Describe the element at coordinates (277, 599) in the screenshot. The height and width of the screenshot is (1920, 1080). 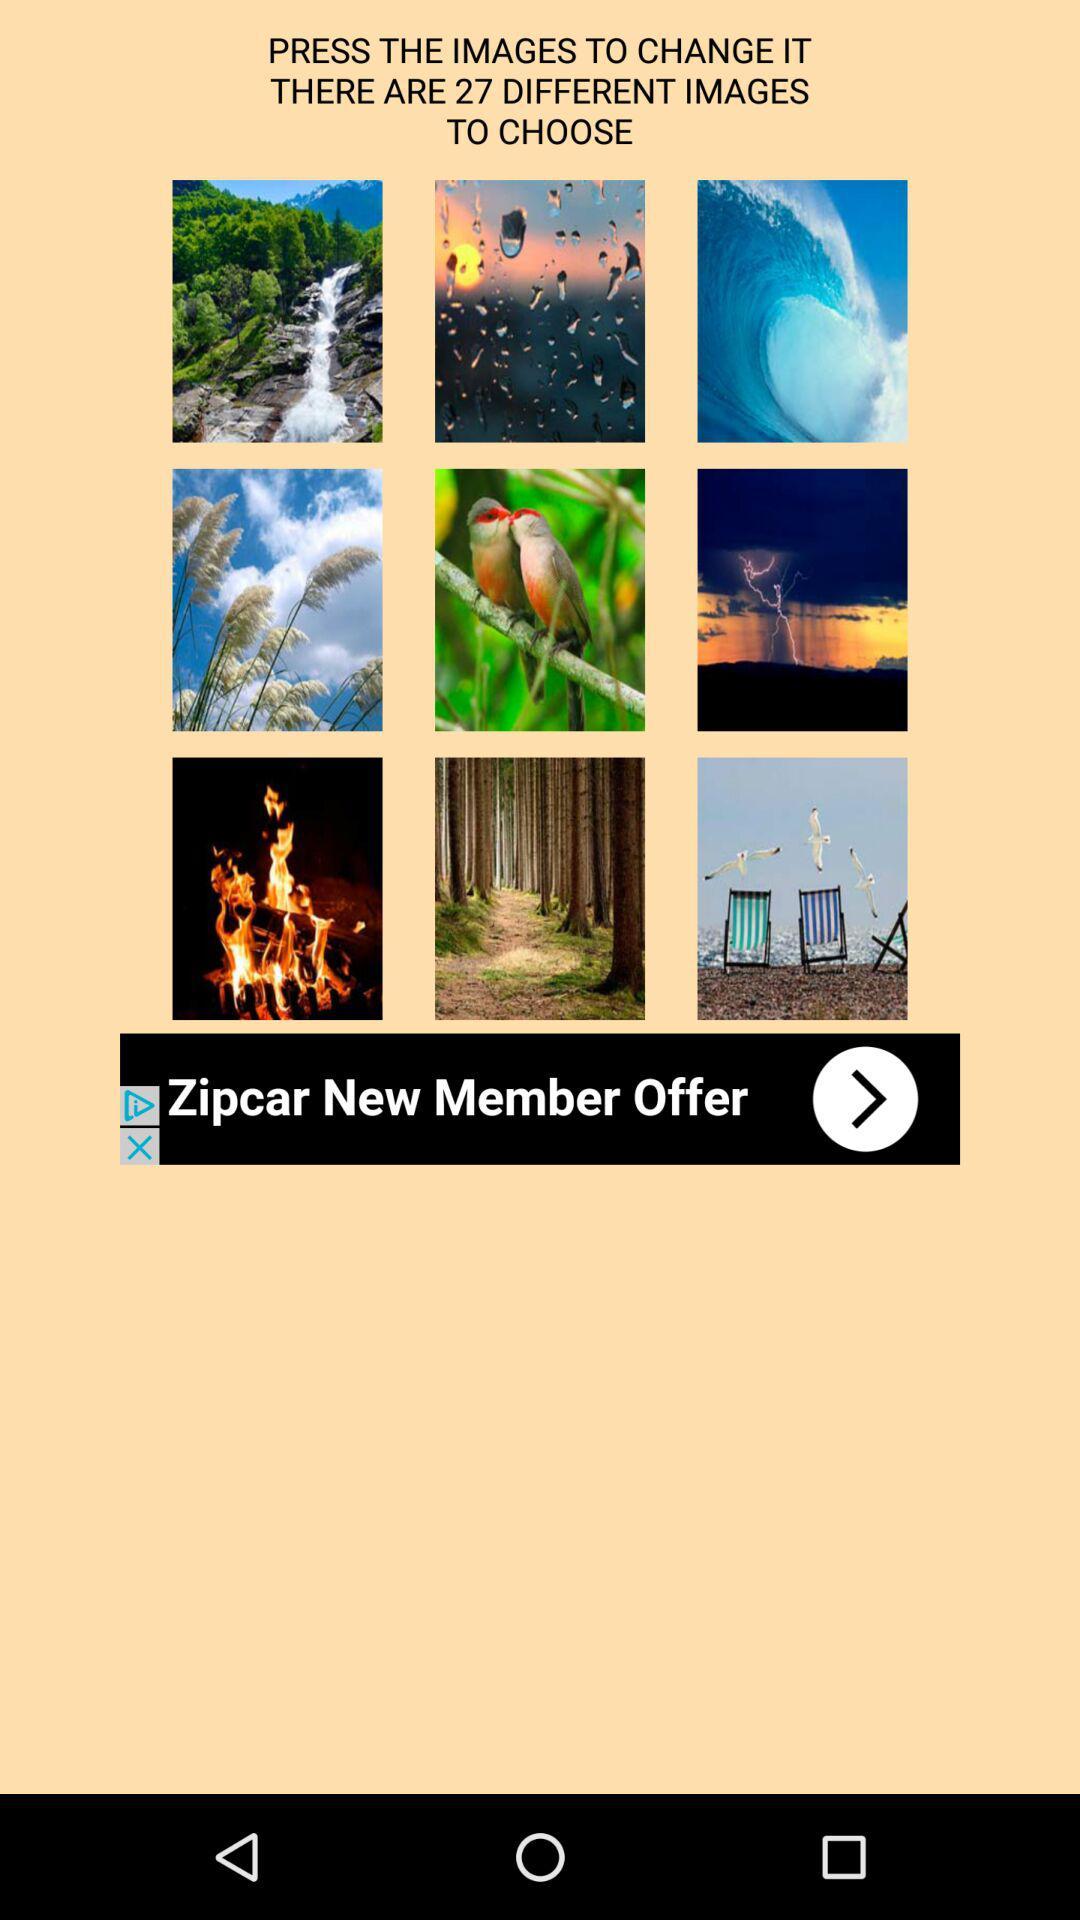
I see `image` at that location.